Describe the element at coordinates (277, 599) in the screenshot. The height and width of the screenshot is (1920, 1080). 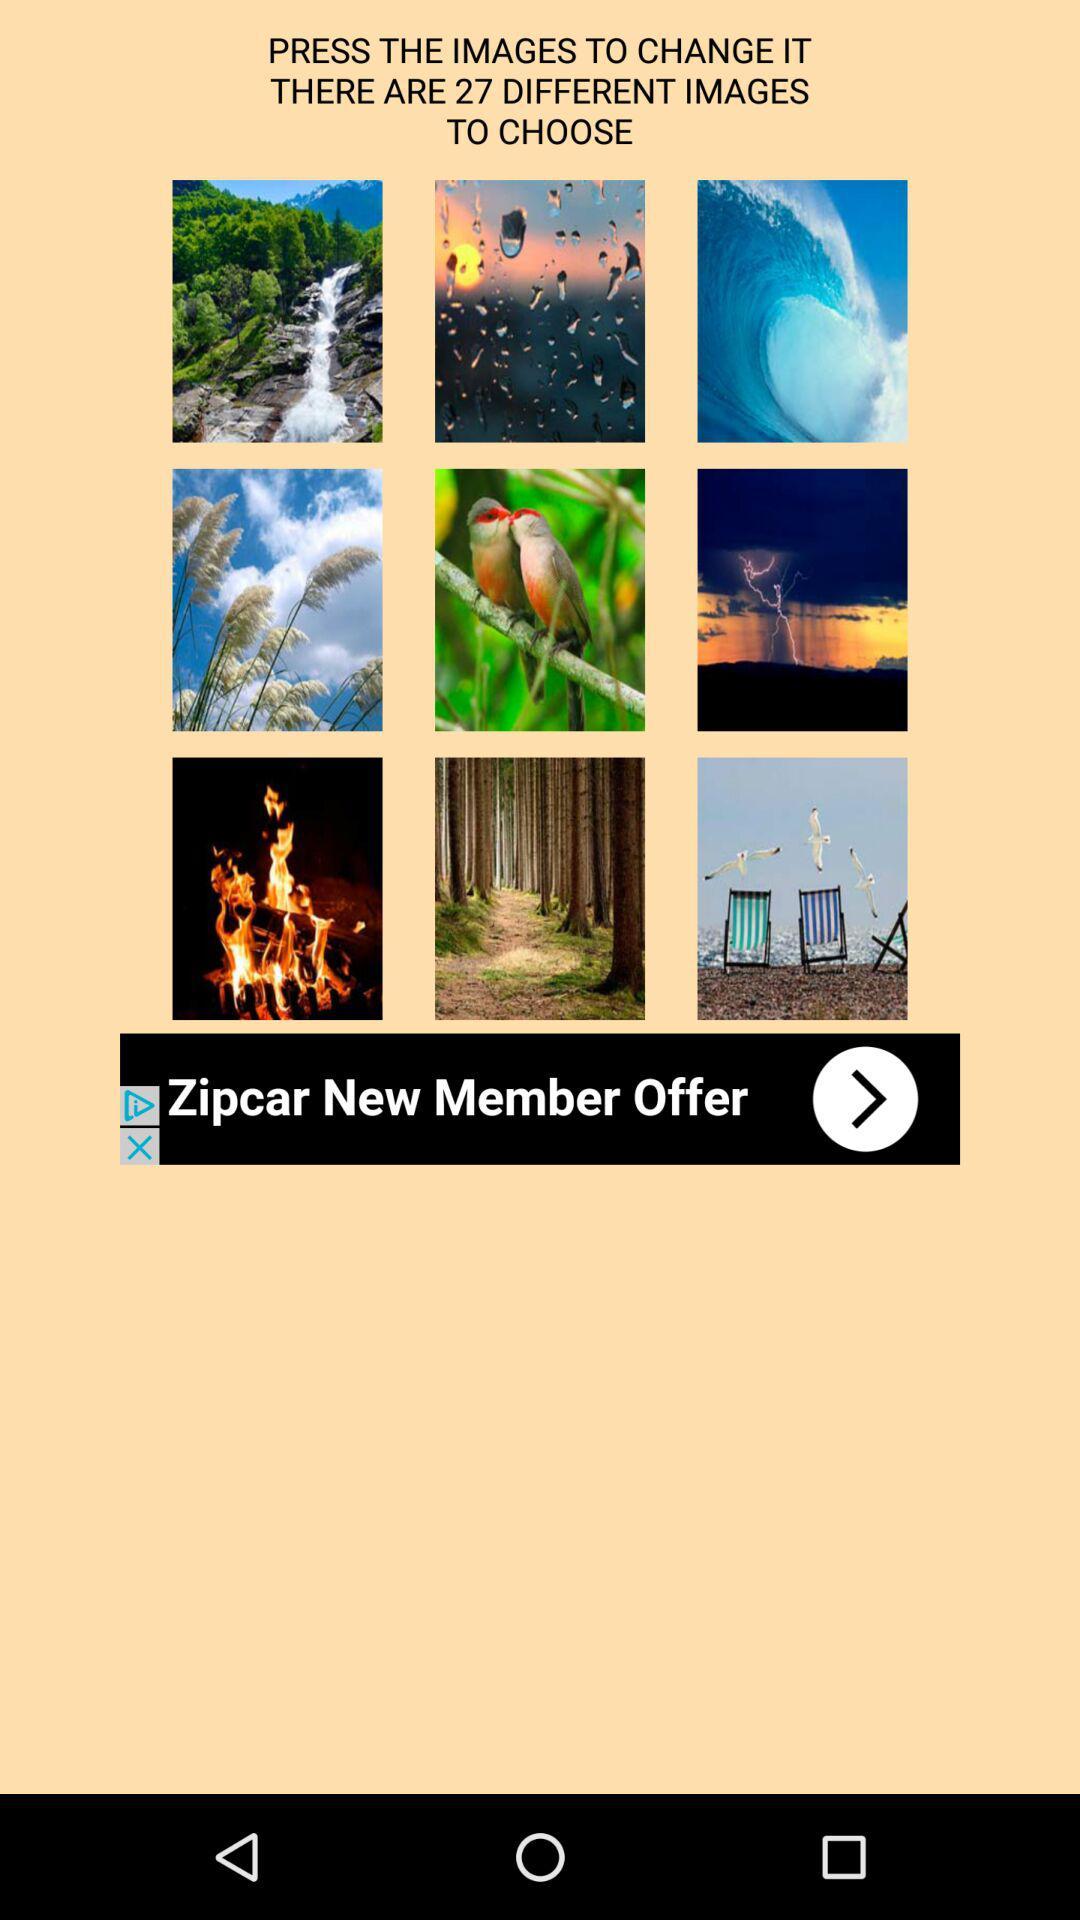
I see `image` at that location.